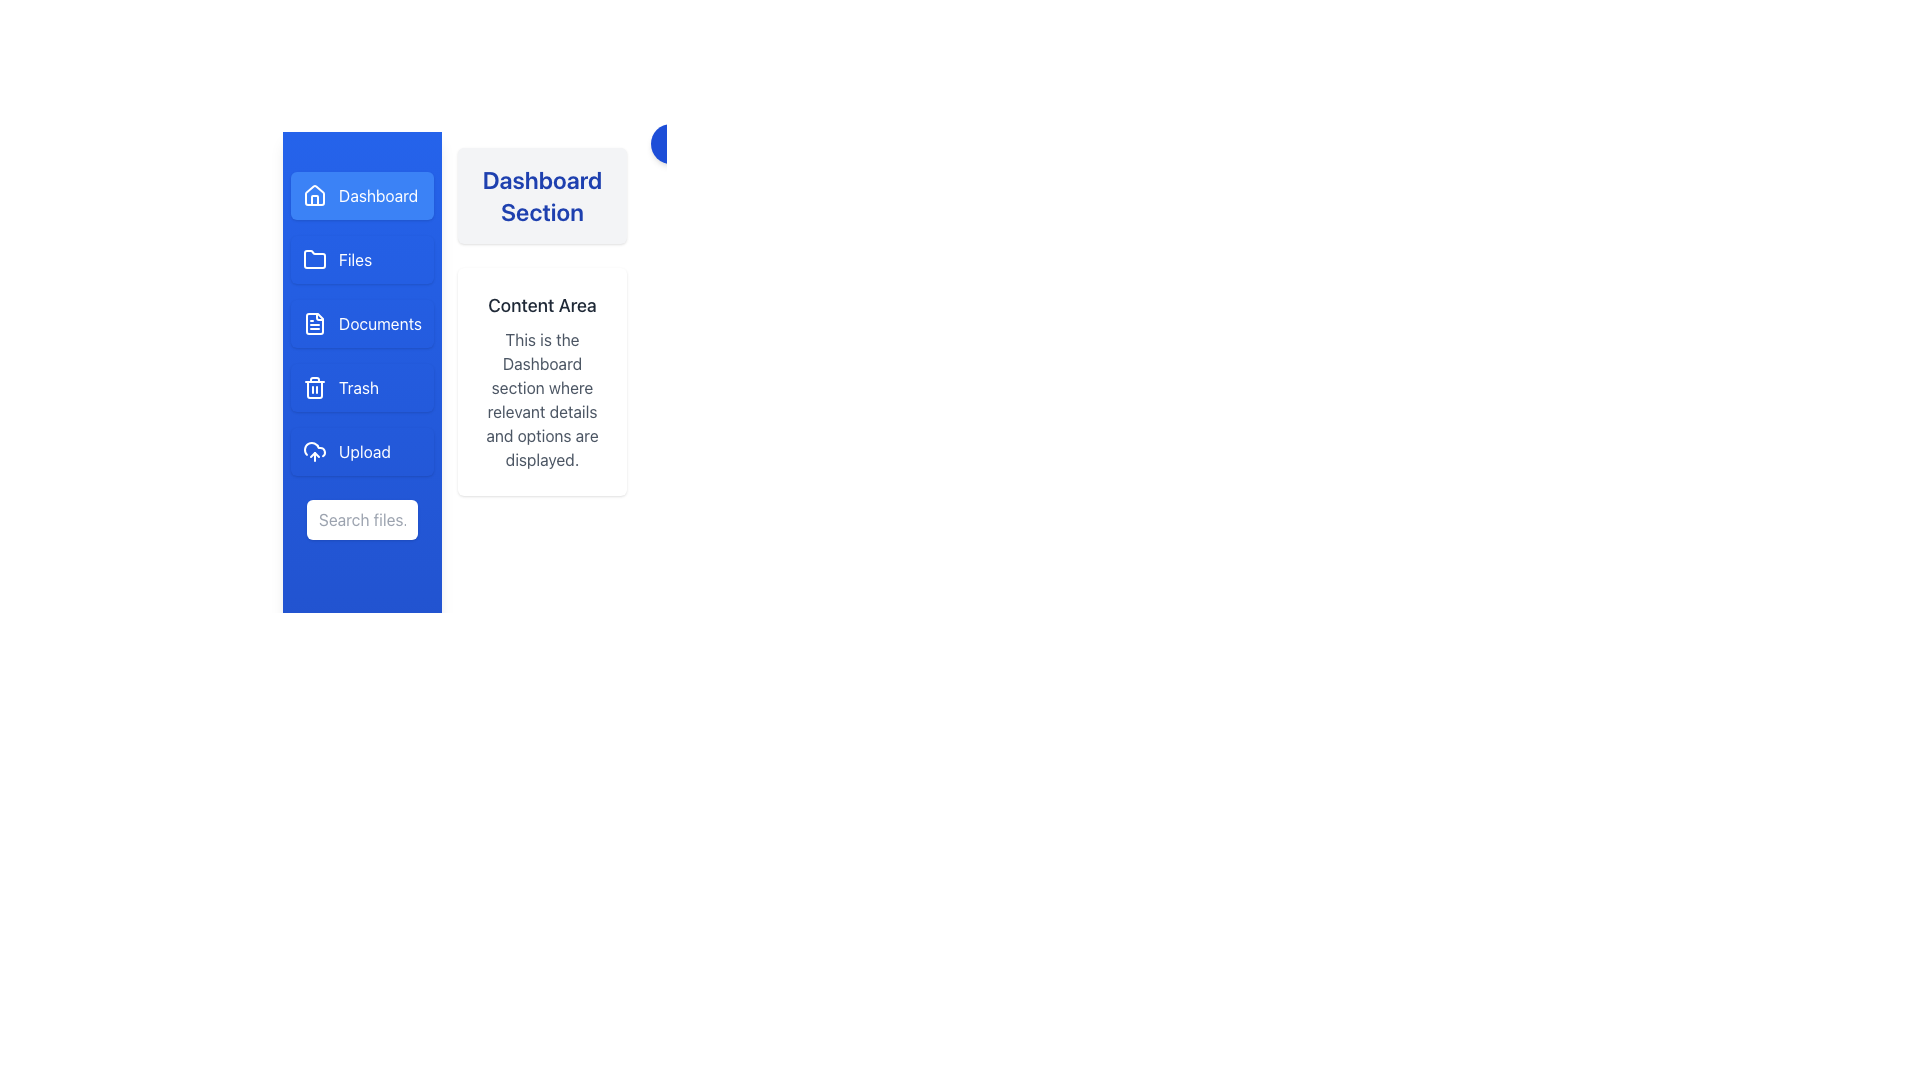 The width and height of the screenshot is (1920, 1080). What do you see at coordinates (362, 323) in the screenshot?
I see `the 'Documents' button in the left sidebar` at bounding box center [362, 323].